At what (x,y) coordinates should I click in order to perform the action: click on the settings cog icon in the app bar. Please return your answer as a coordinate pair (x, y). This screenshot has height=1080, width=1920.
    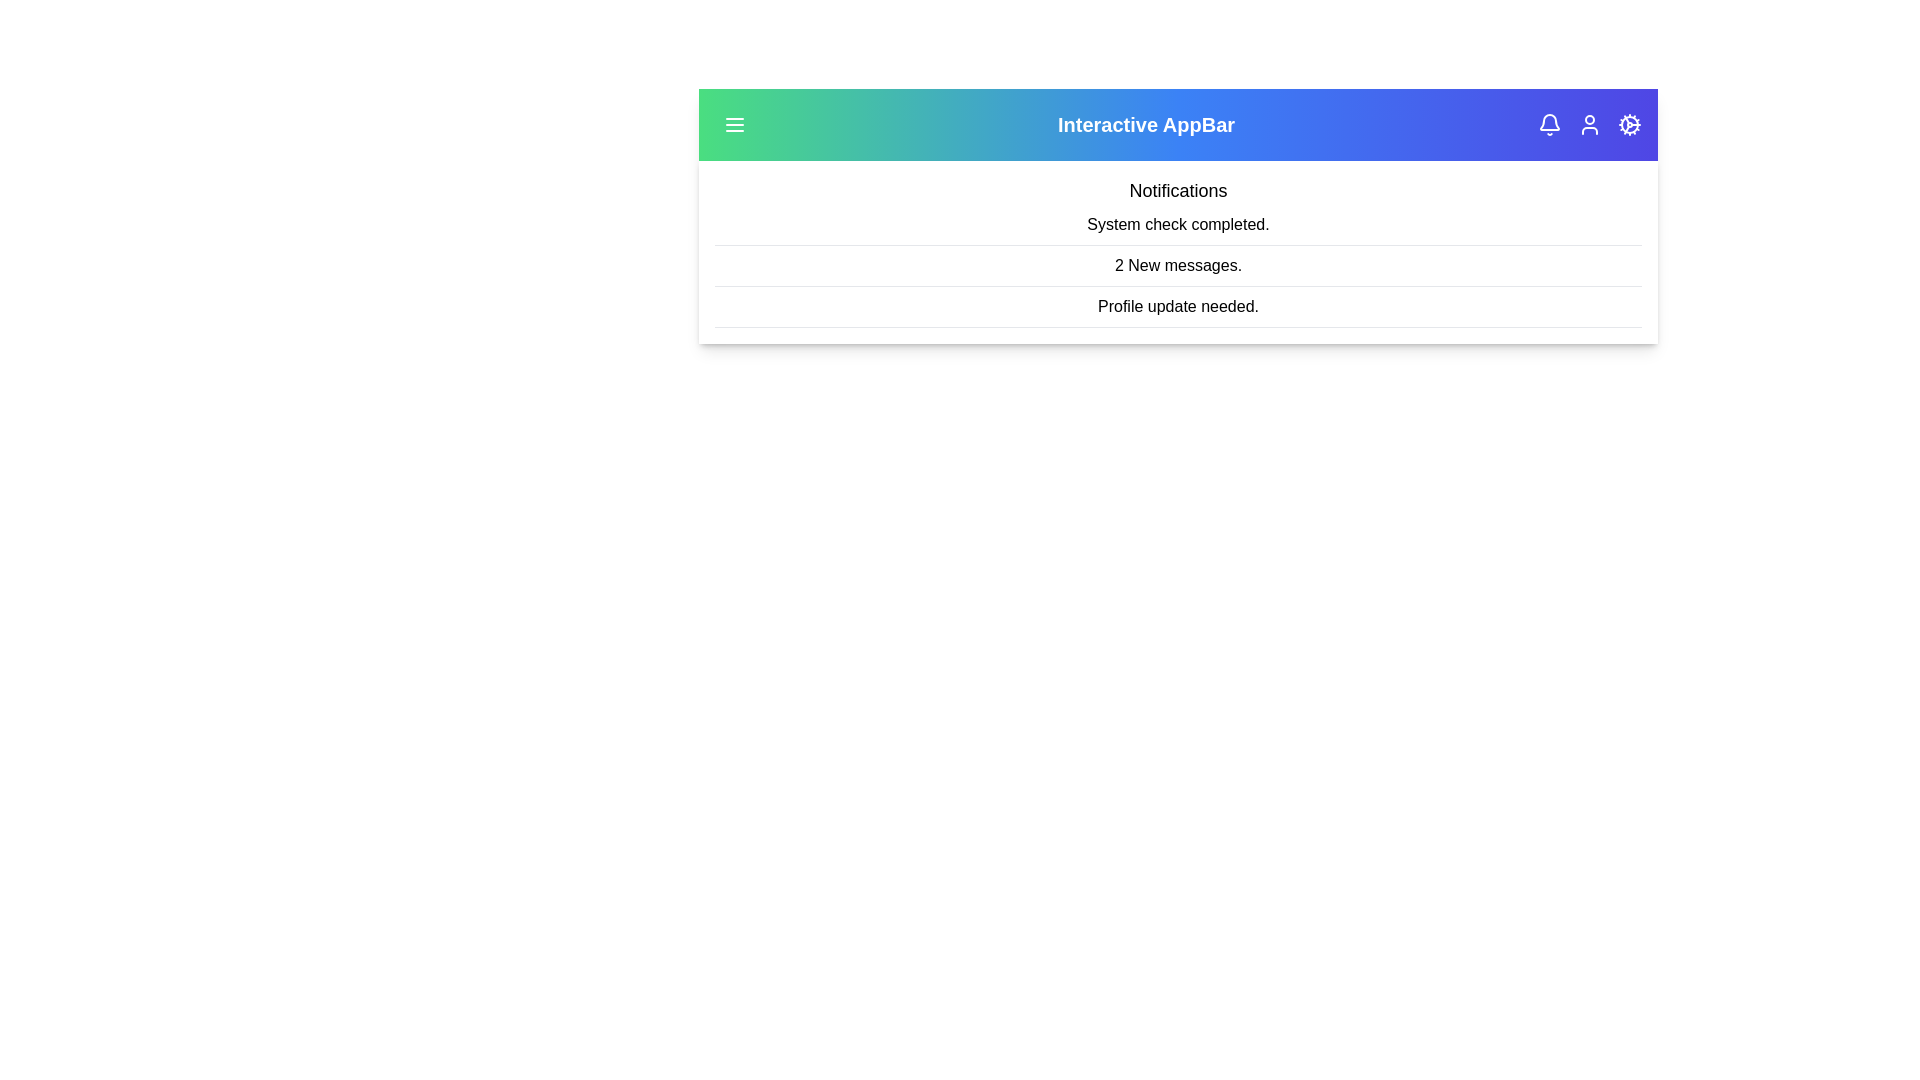
    Looking at the image, I should click on (1630, 124).